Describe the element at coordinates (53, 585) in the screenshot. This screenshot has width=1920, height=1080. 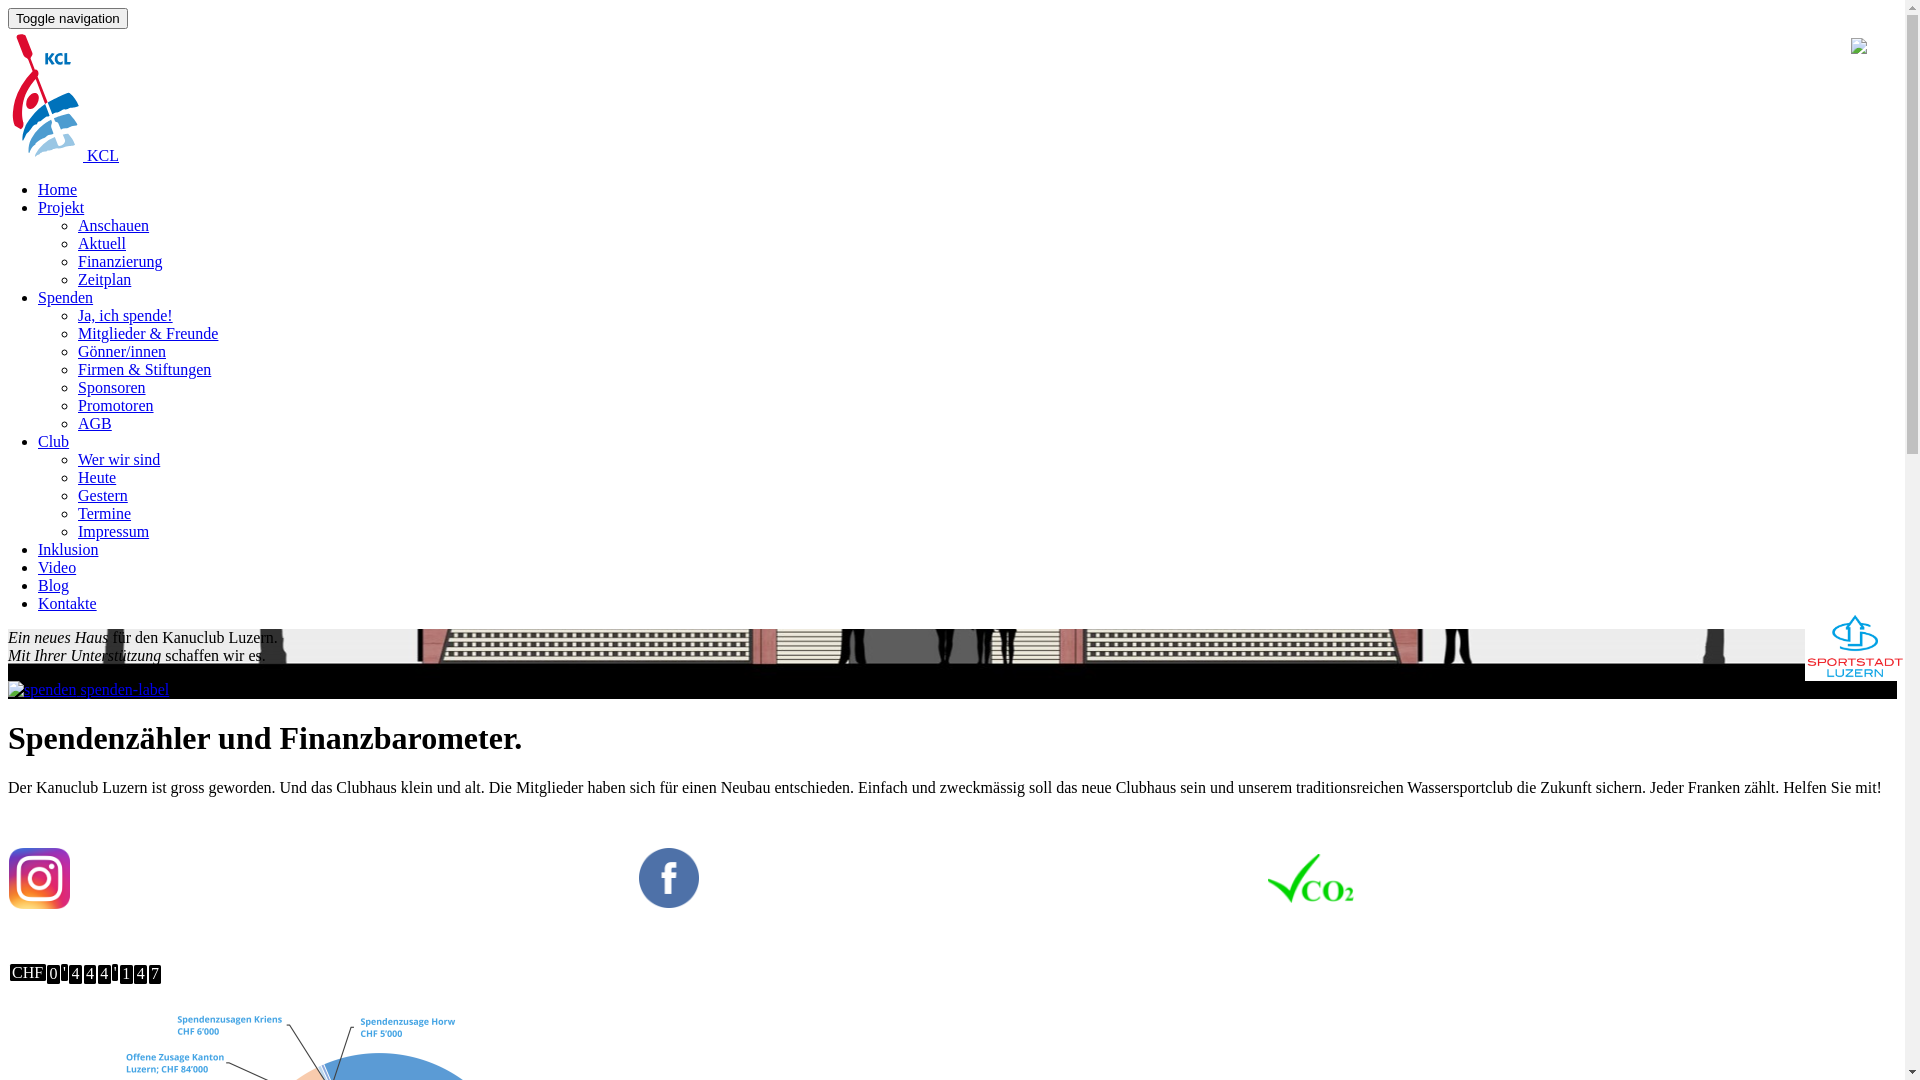
I see `'Blog'` at that location.